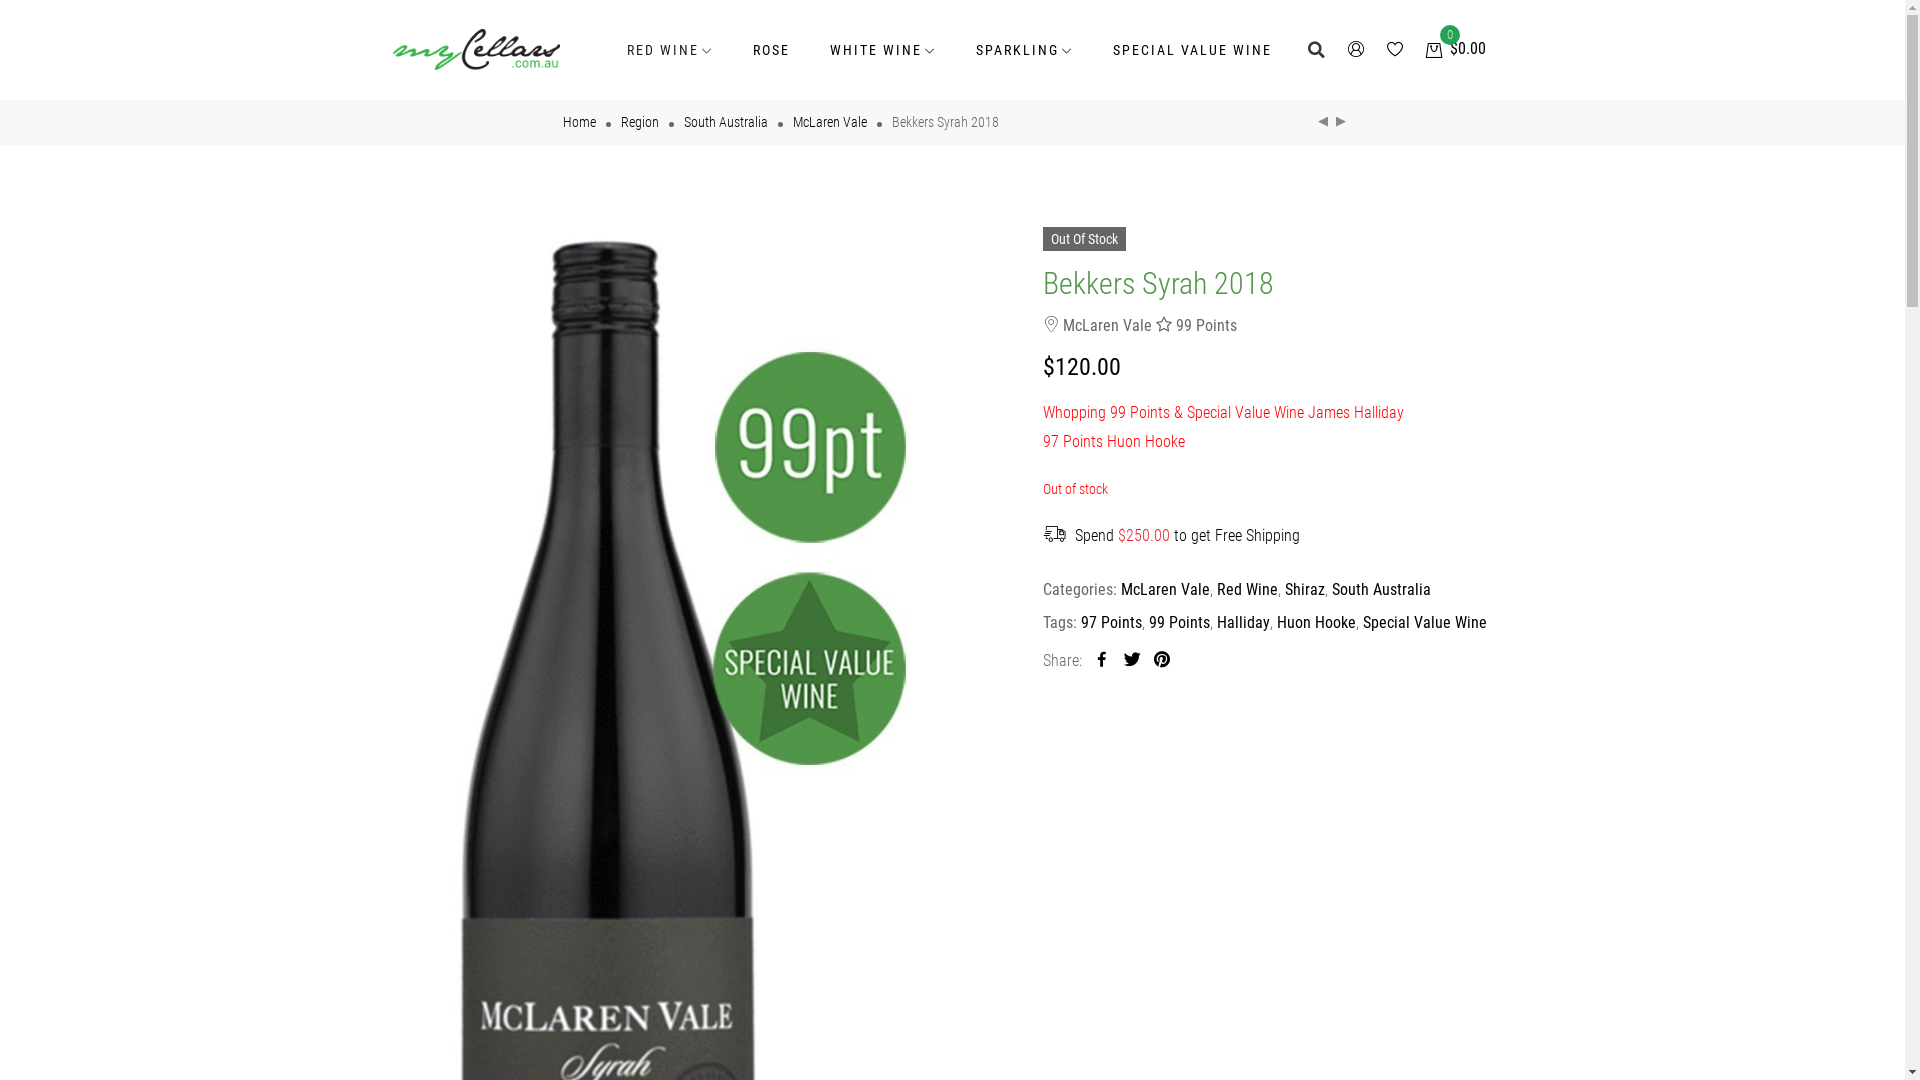 This screenshot has width=1920, height=1080. I want to click on 'Red Wine', so click(1245, 588).